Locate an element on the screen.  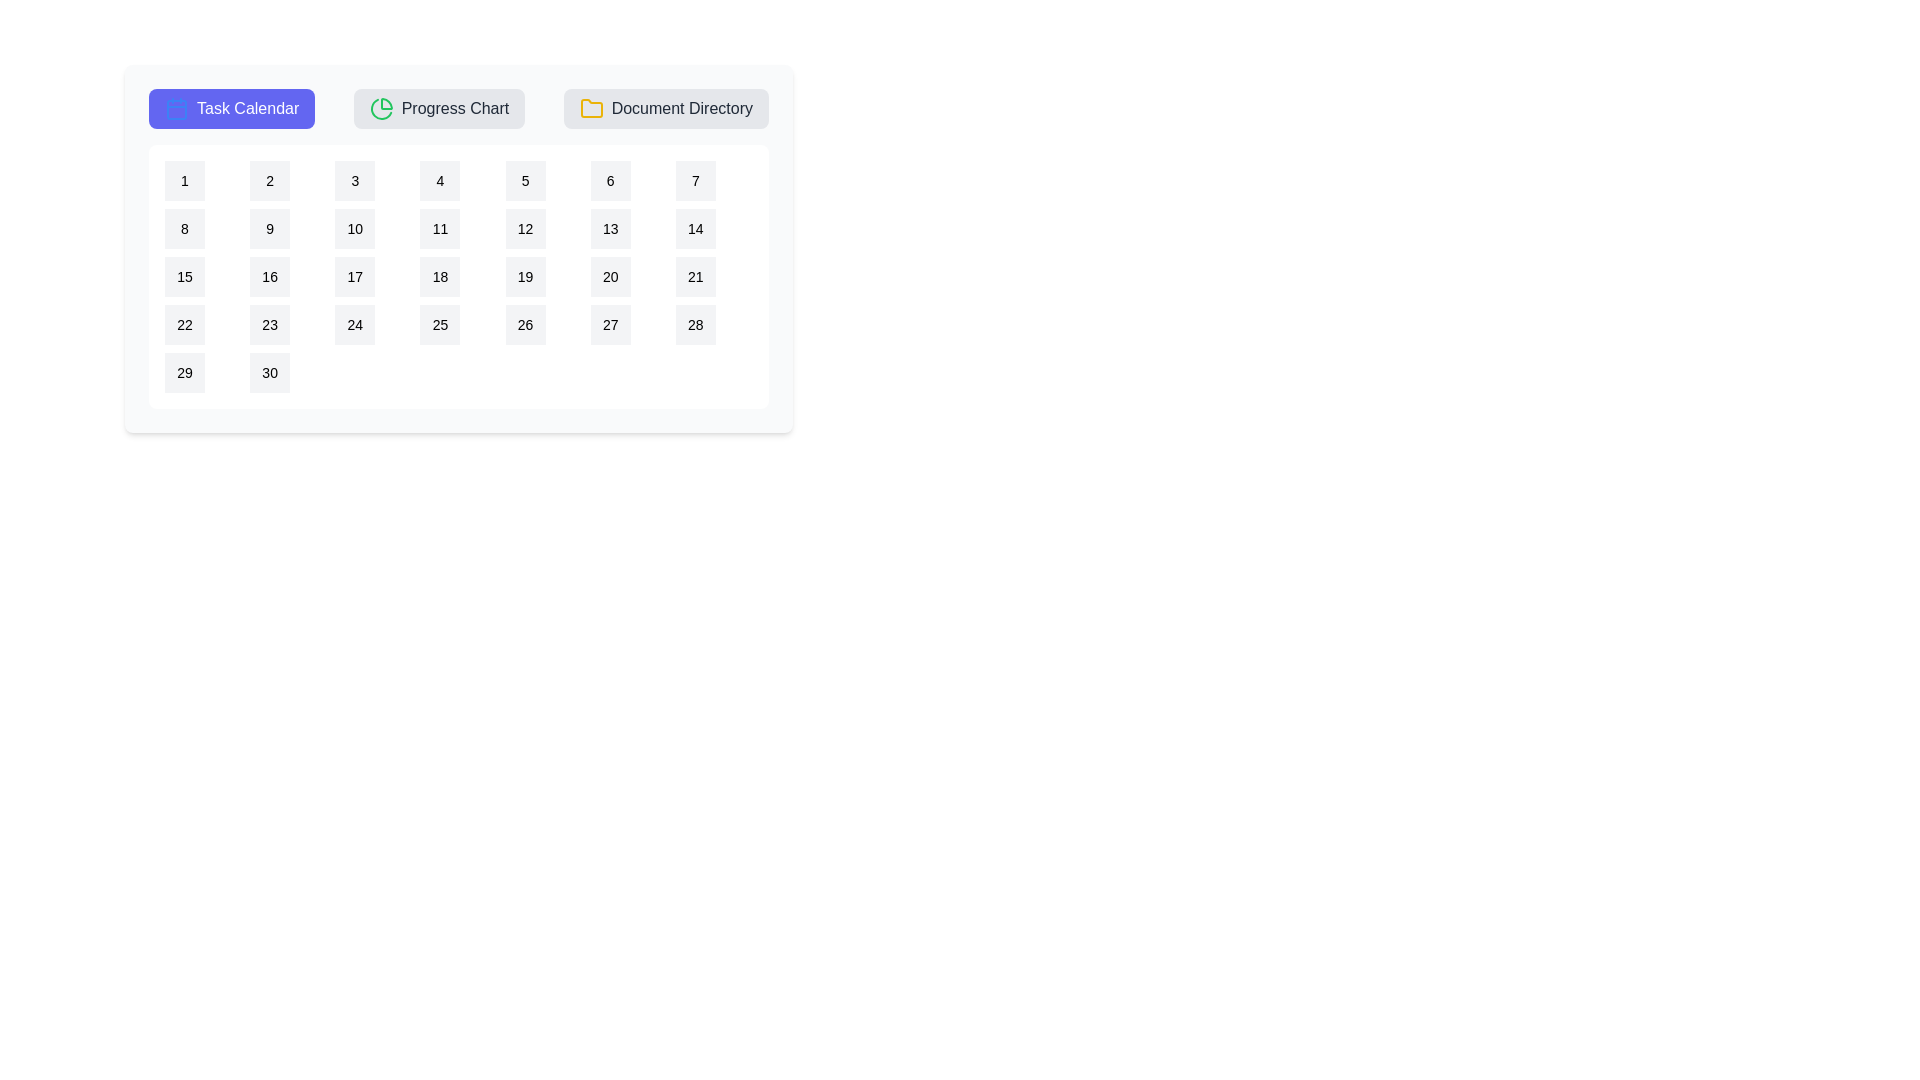
the calendar date 2 is located at coordinates (268, 181).